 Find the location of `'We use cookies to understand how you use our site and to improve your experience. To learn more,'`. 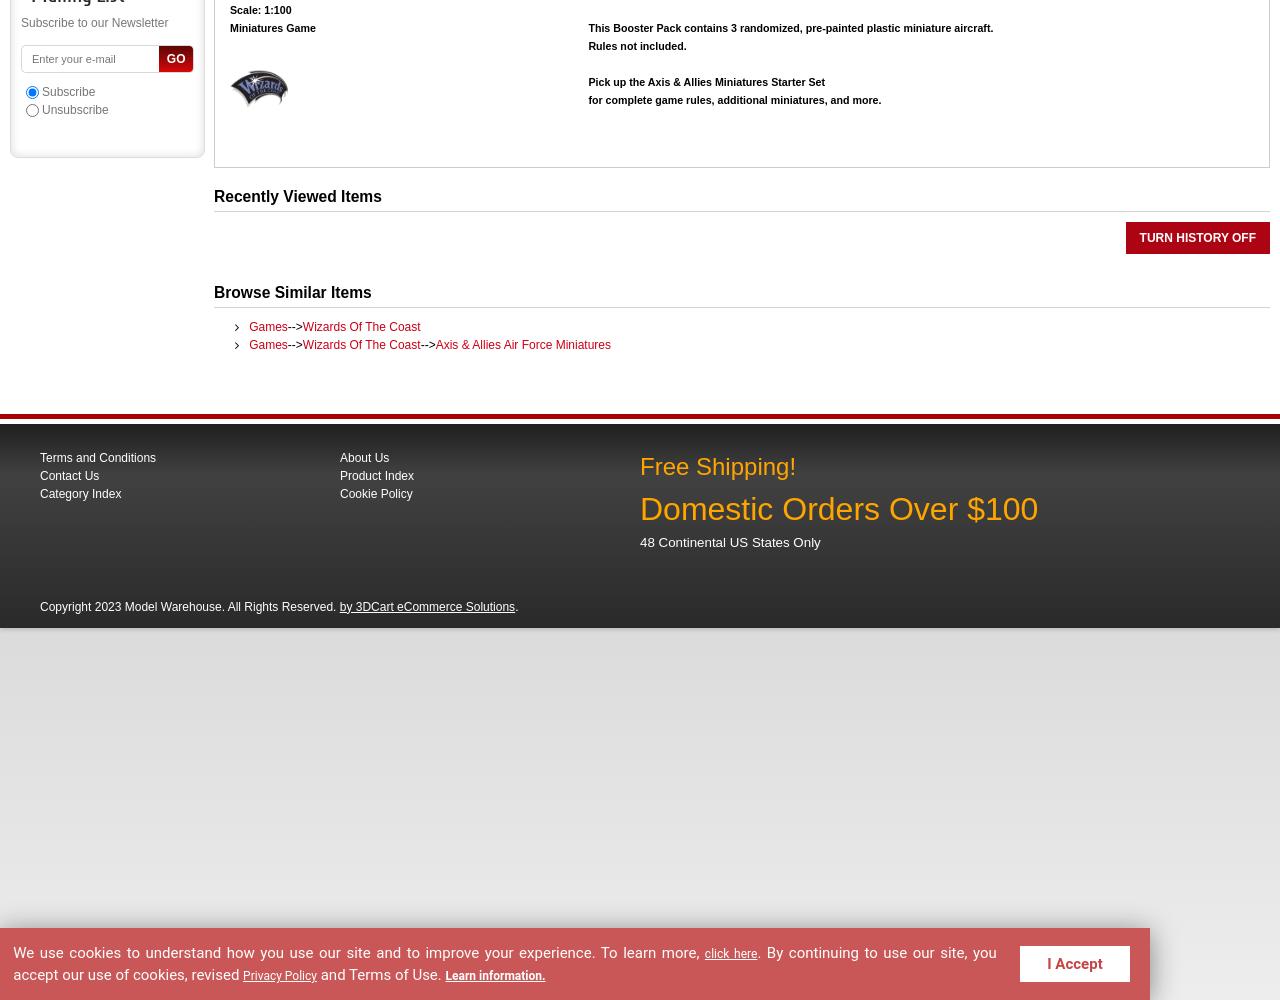

'We use cookies to understand how you use our site and to improve your experience. To learn more,' is located at coordinates (359, 950).